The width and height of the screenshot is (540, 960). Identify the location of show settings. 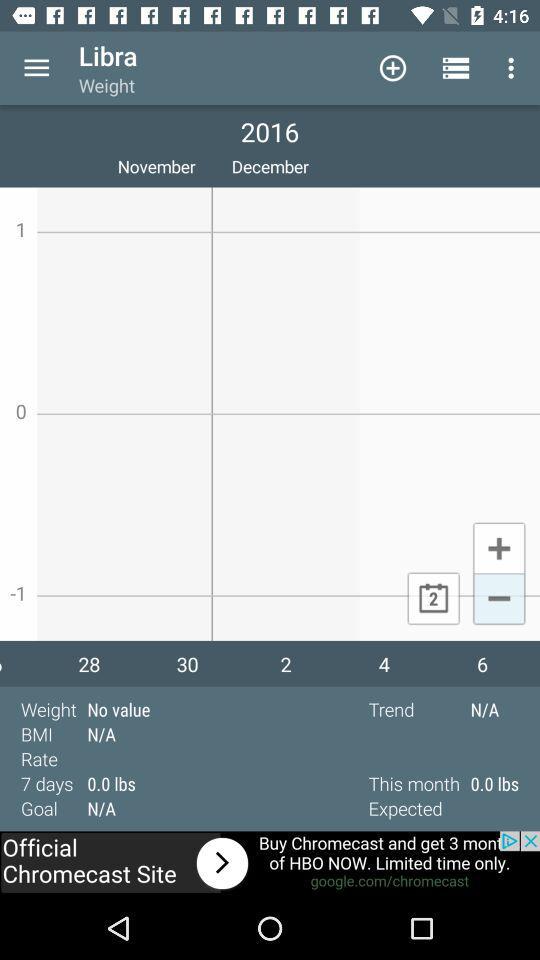
(36, 68).